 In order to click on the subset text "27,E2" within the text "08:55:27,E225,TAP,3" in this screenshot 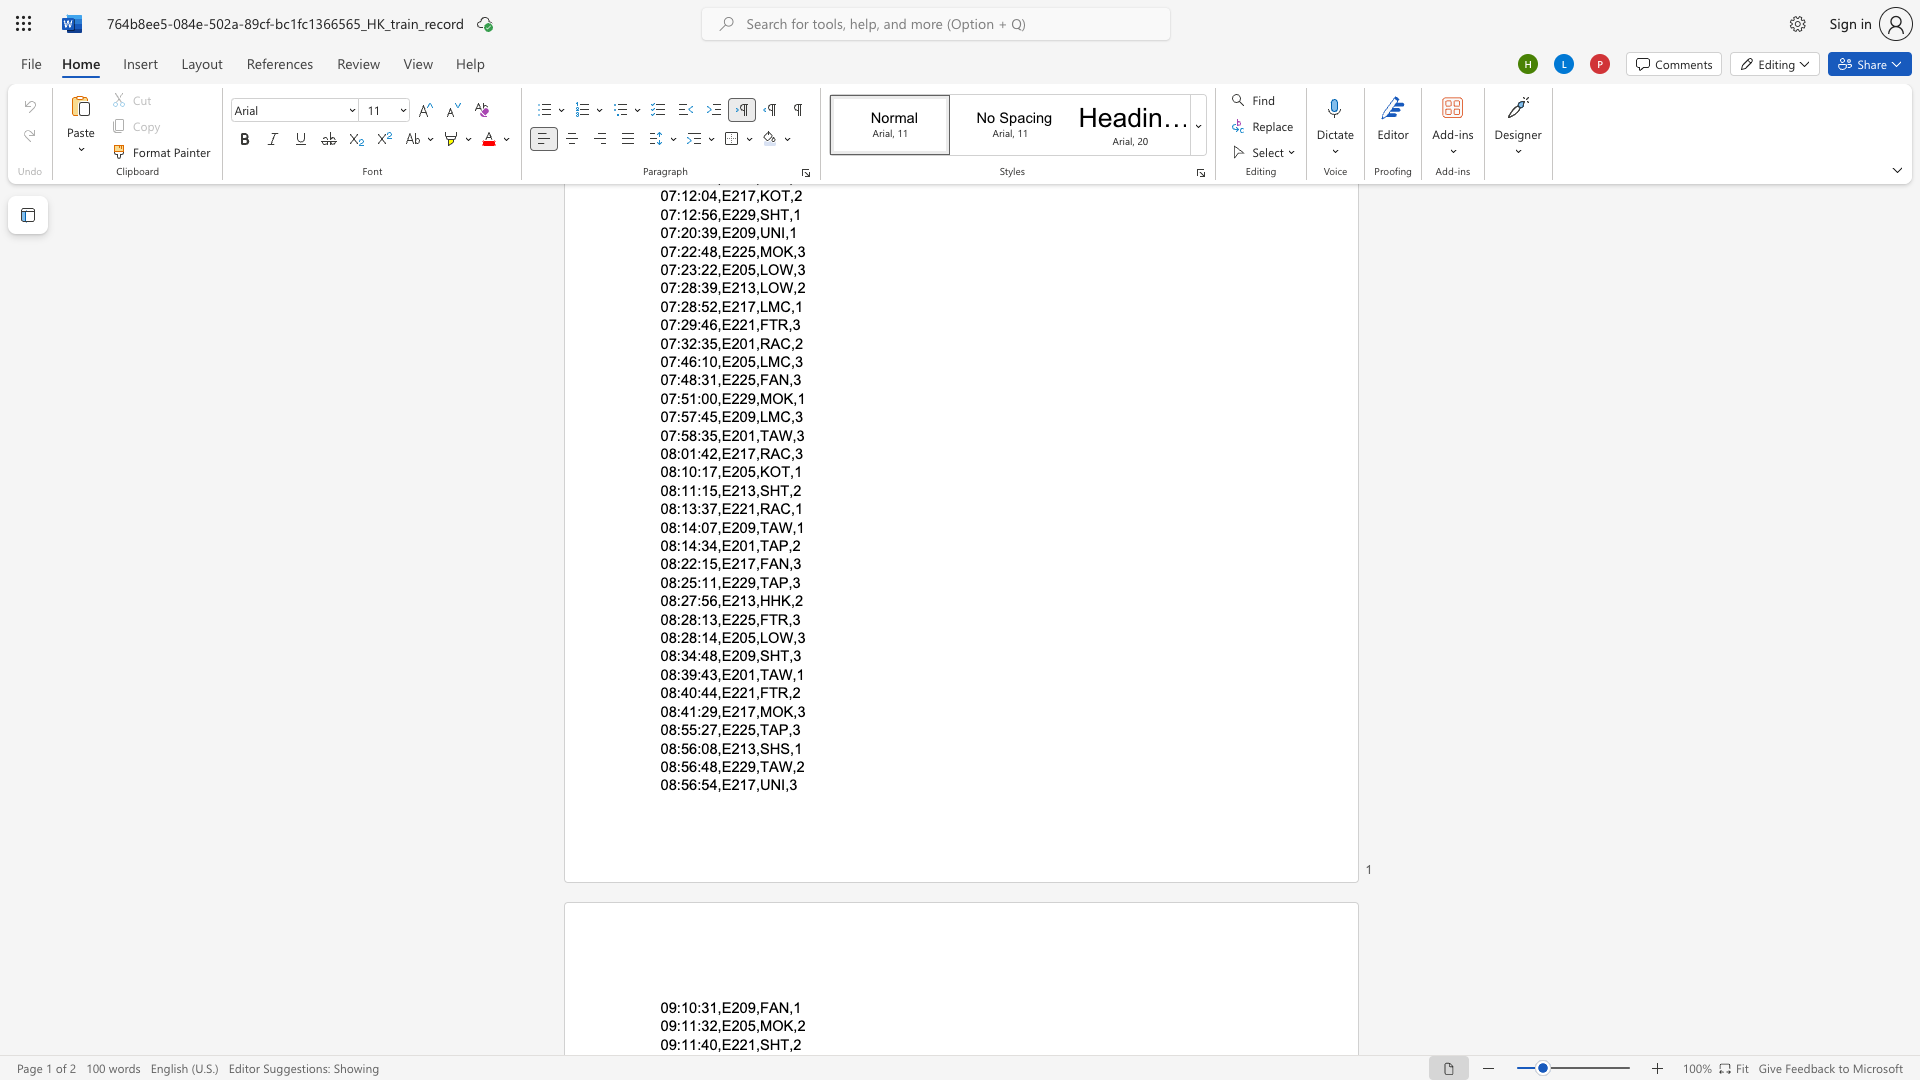, I will do `click(701, 730)`.